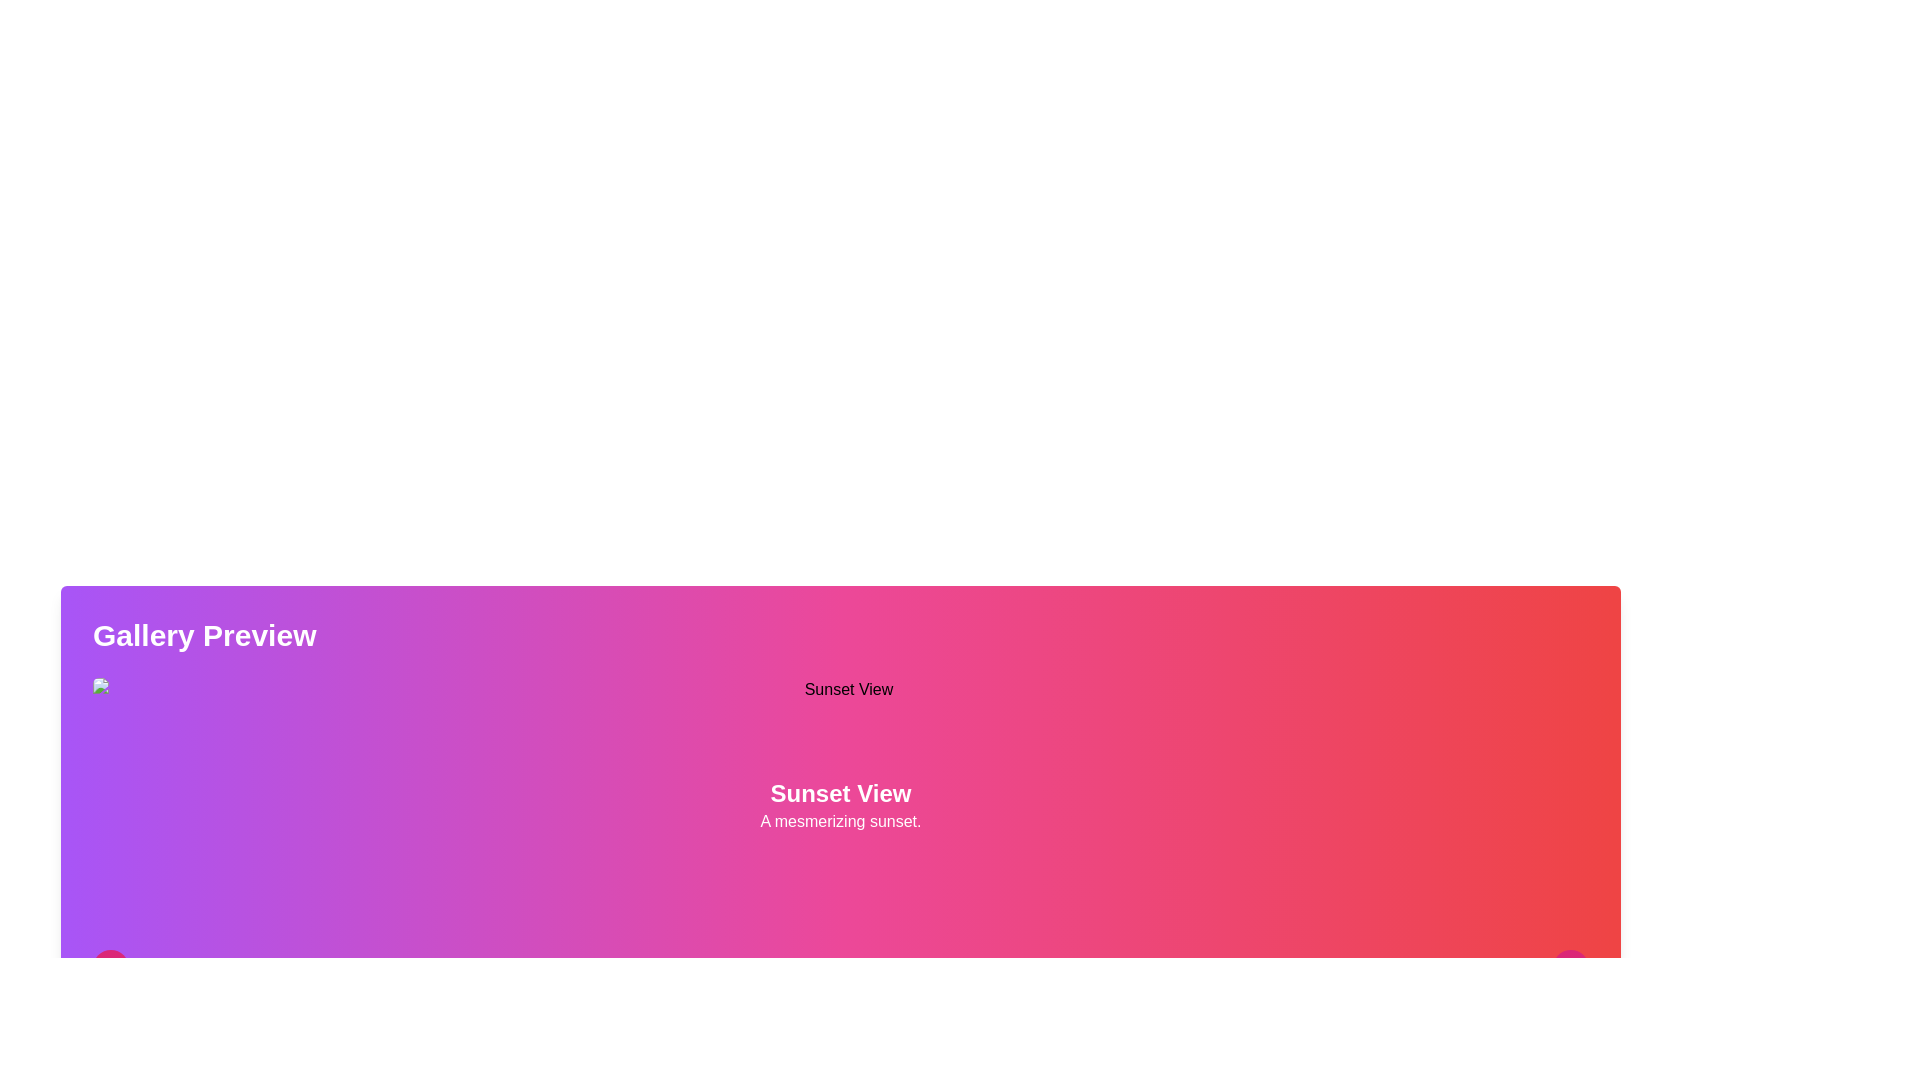 The width and height of the screenshot is (1920, 1080). I want to click on the static text element displaying 'Sunset View', which is a bold, large font text styled in white with a shadow effect, located near the center of a purple-to-pink gradient background, so click(840, 793).